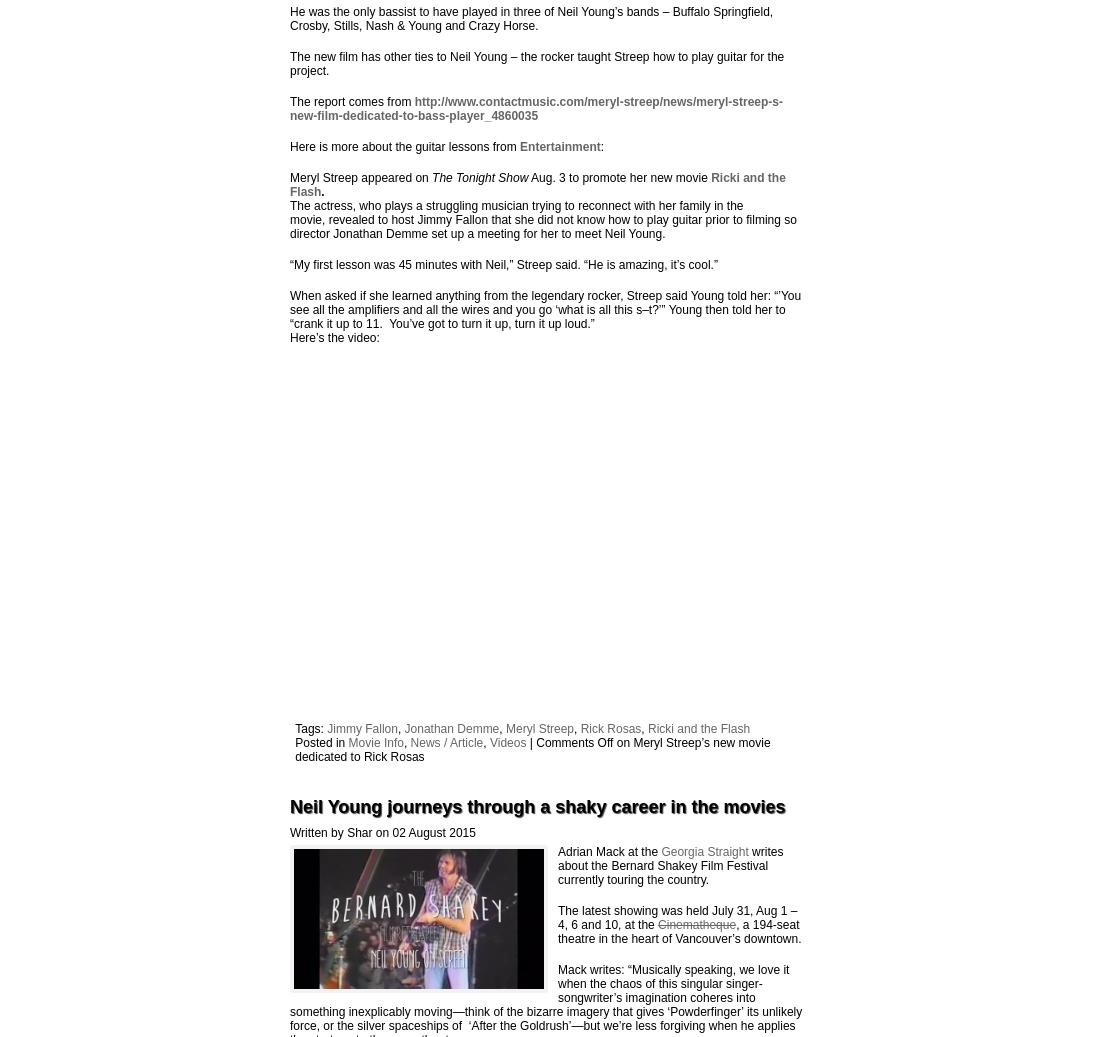 The image size is (1100, 1037). What do you see at coordinates (542, 218) in the screenshot?
I see `'The actress, who plays a struggling musician trying to reconnect with her family in the movie, revealed to host Jimmy Fallon that she did not know how to play guitar prior to filming so director Jonathan Demme set up a meeting for her to meet Neil Young.'` at bounding box center [542, 218].